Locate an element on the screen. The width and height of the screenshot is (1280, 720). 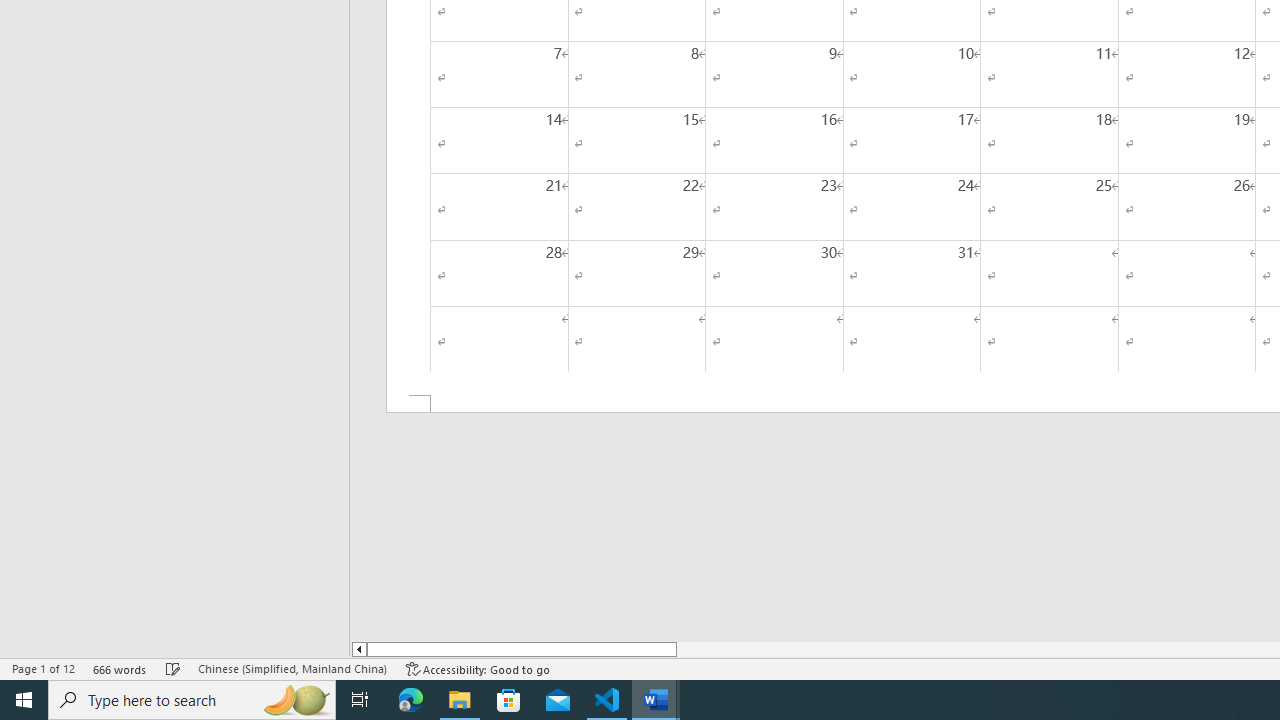
'Language Chinese (Simplified, Mainland China)' is located at coordinates (291, 669).